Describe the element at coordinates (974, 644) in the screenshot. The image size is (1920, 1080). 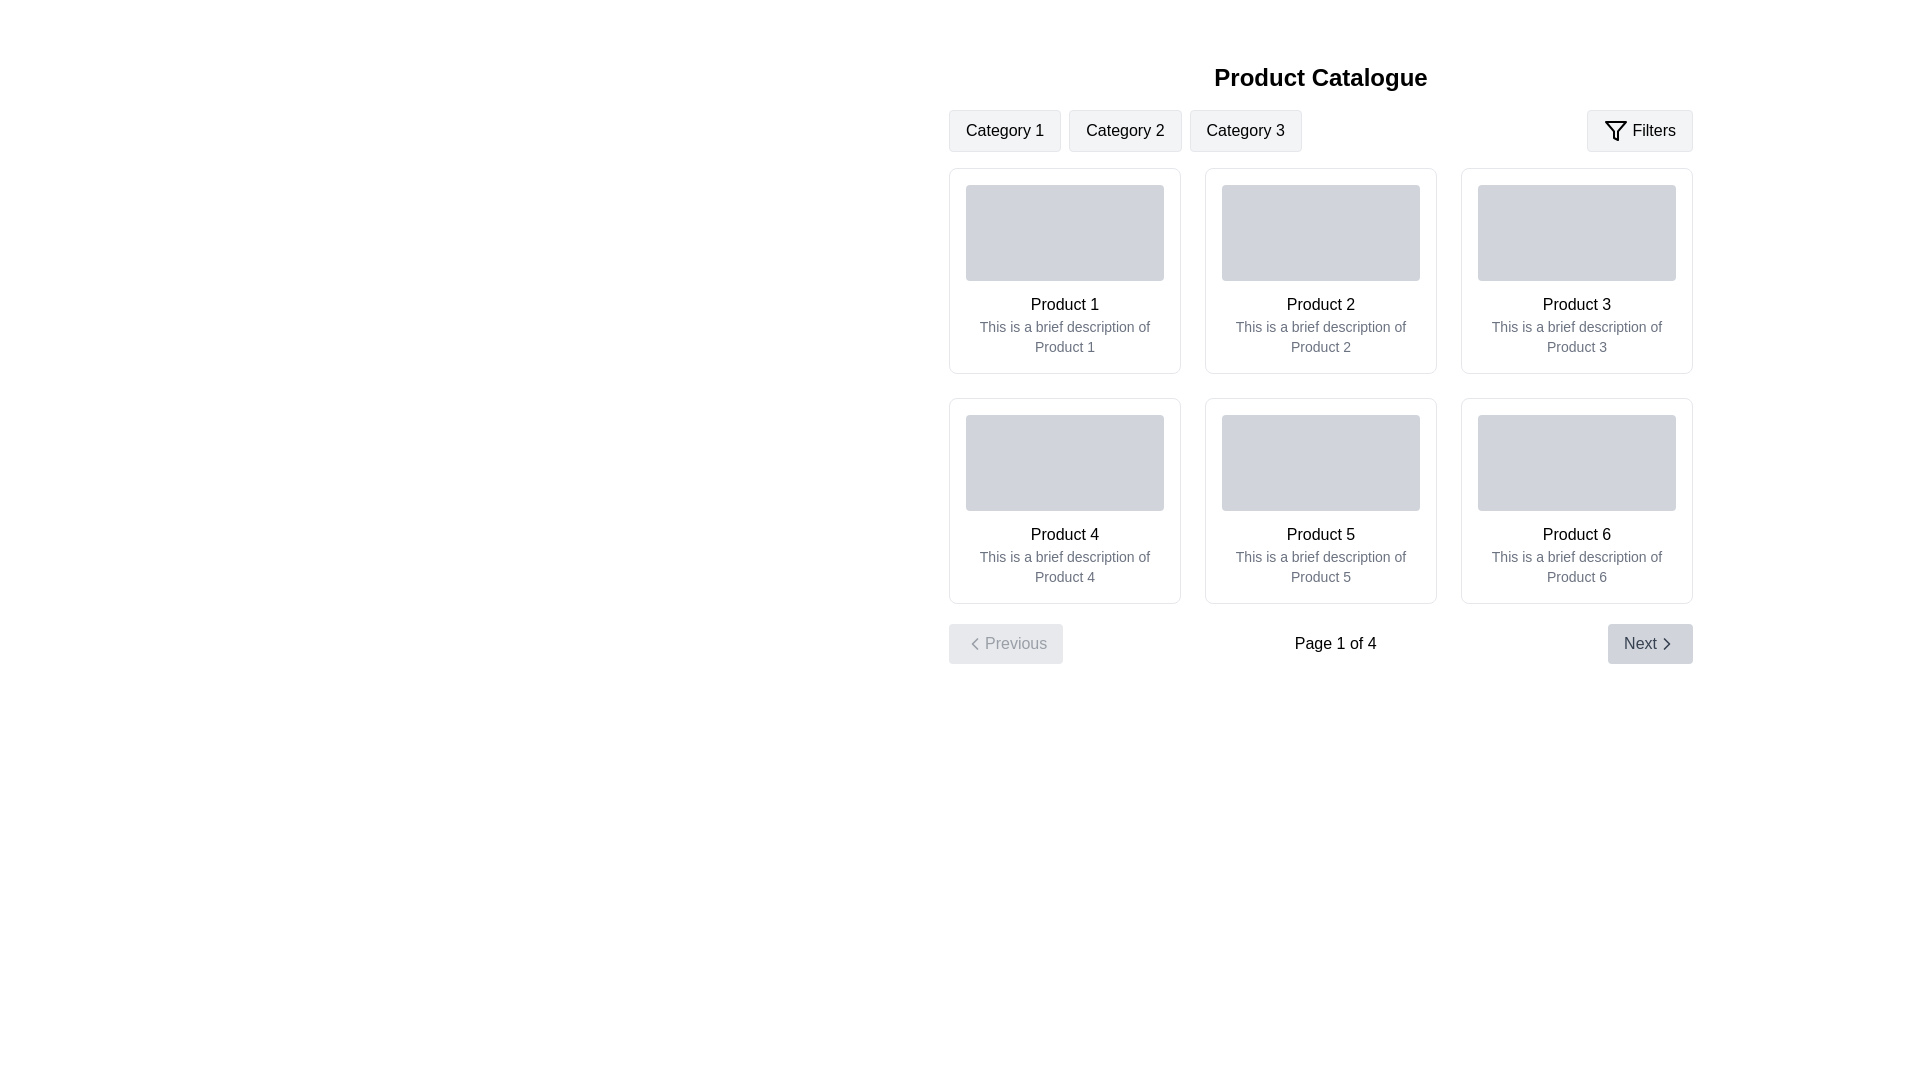
I see `the left-pointing chevron arrow icon of the 'Previous' button located at the bottom-left corner of the product catalog interface` at that location.